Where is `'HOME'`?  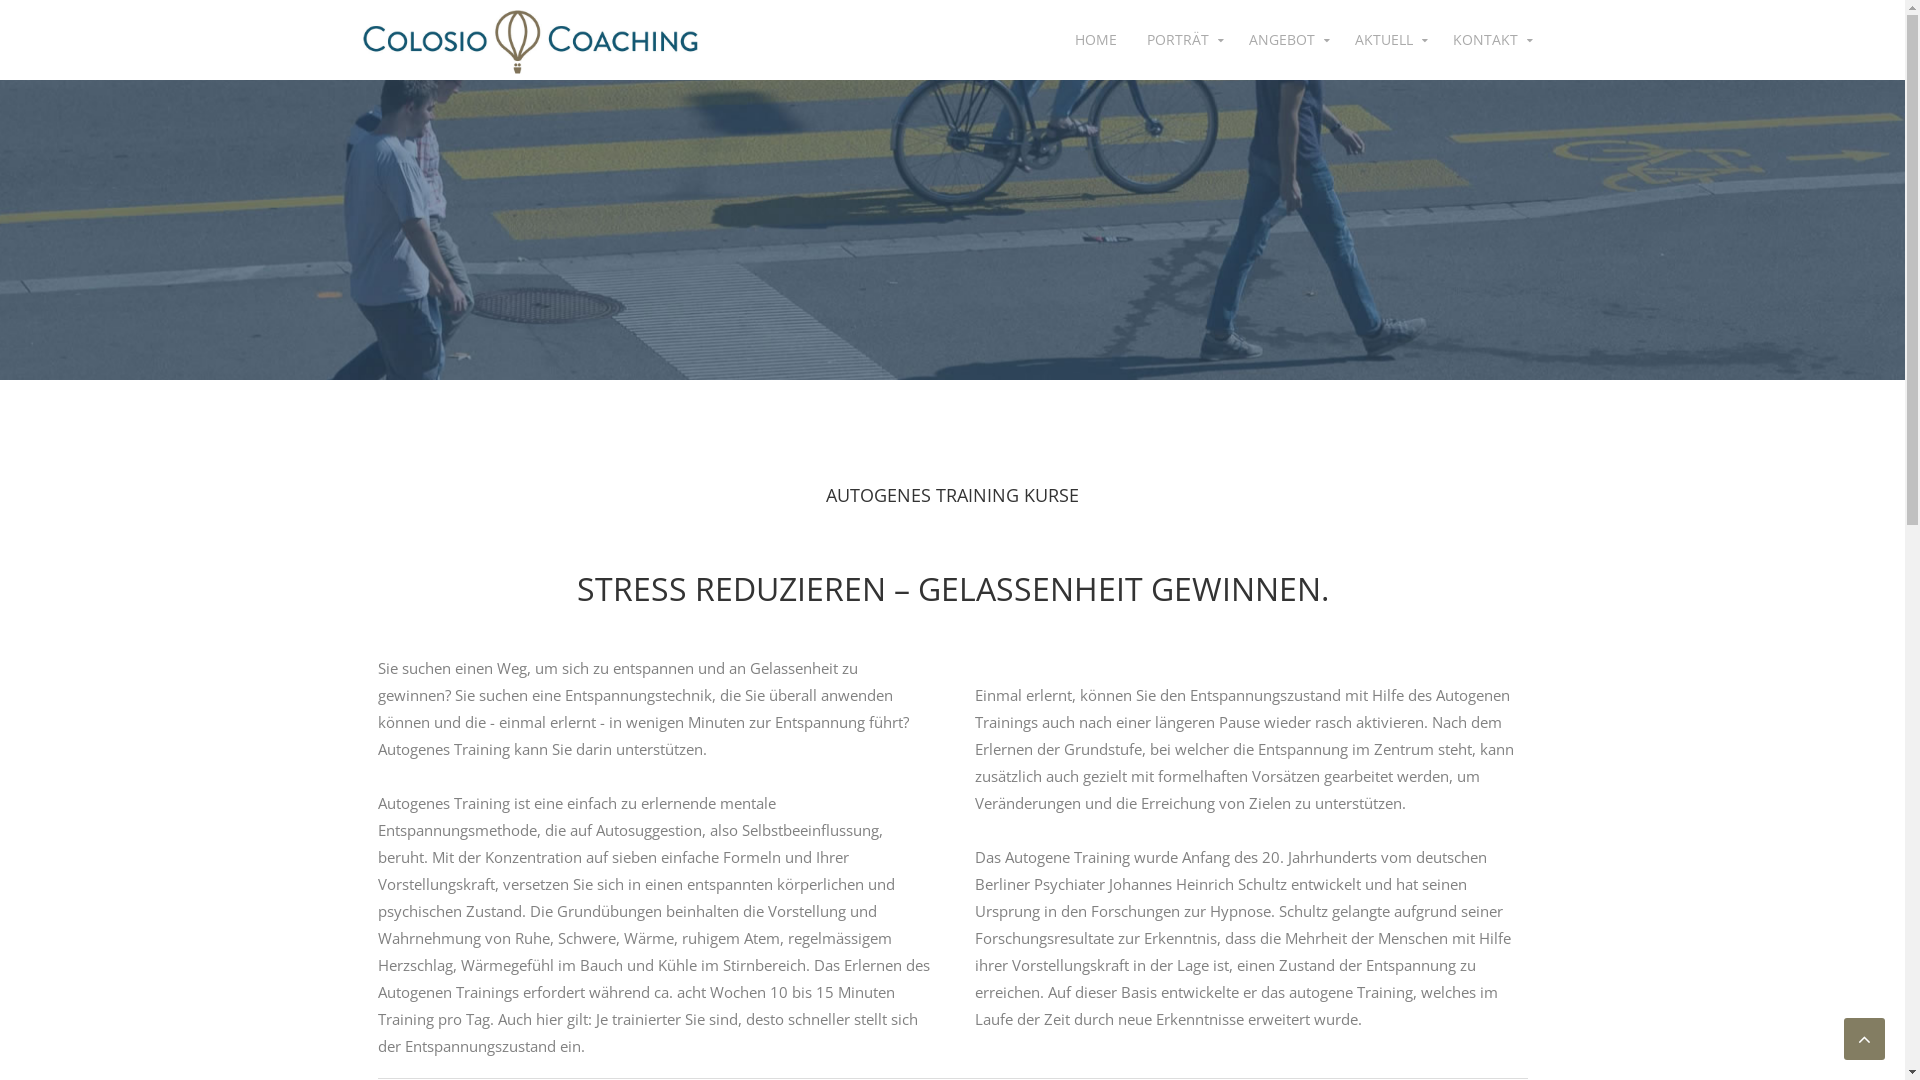 'HOME' is located at coordinates (1094, 39).